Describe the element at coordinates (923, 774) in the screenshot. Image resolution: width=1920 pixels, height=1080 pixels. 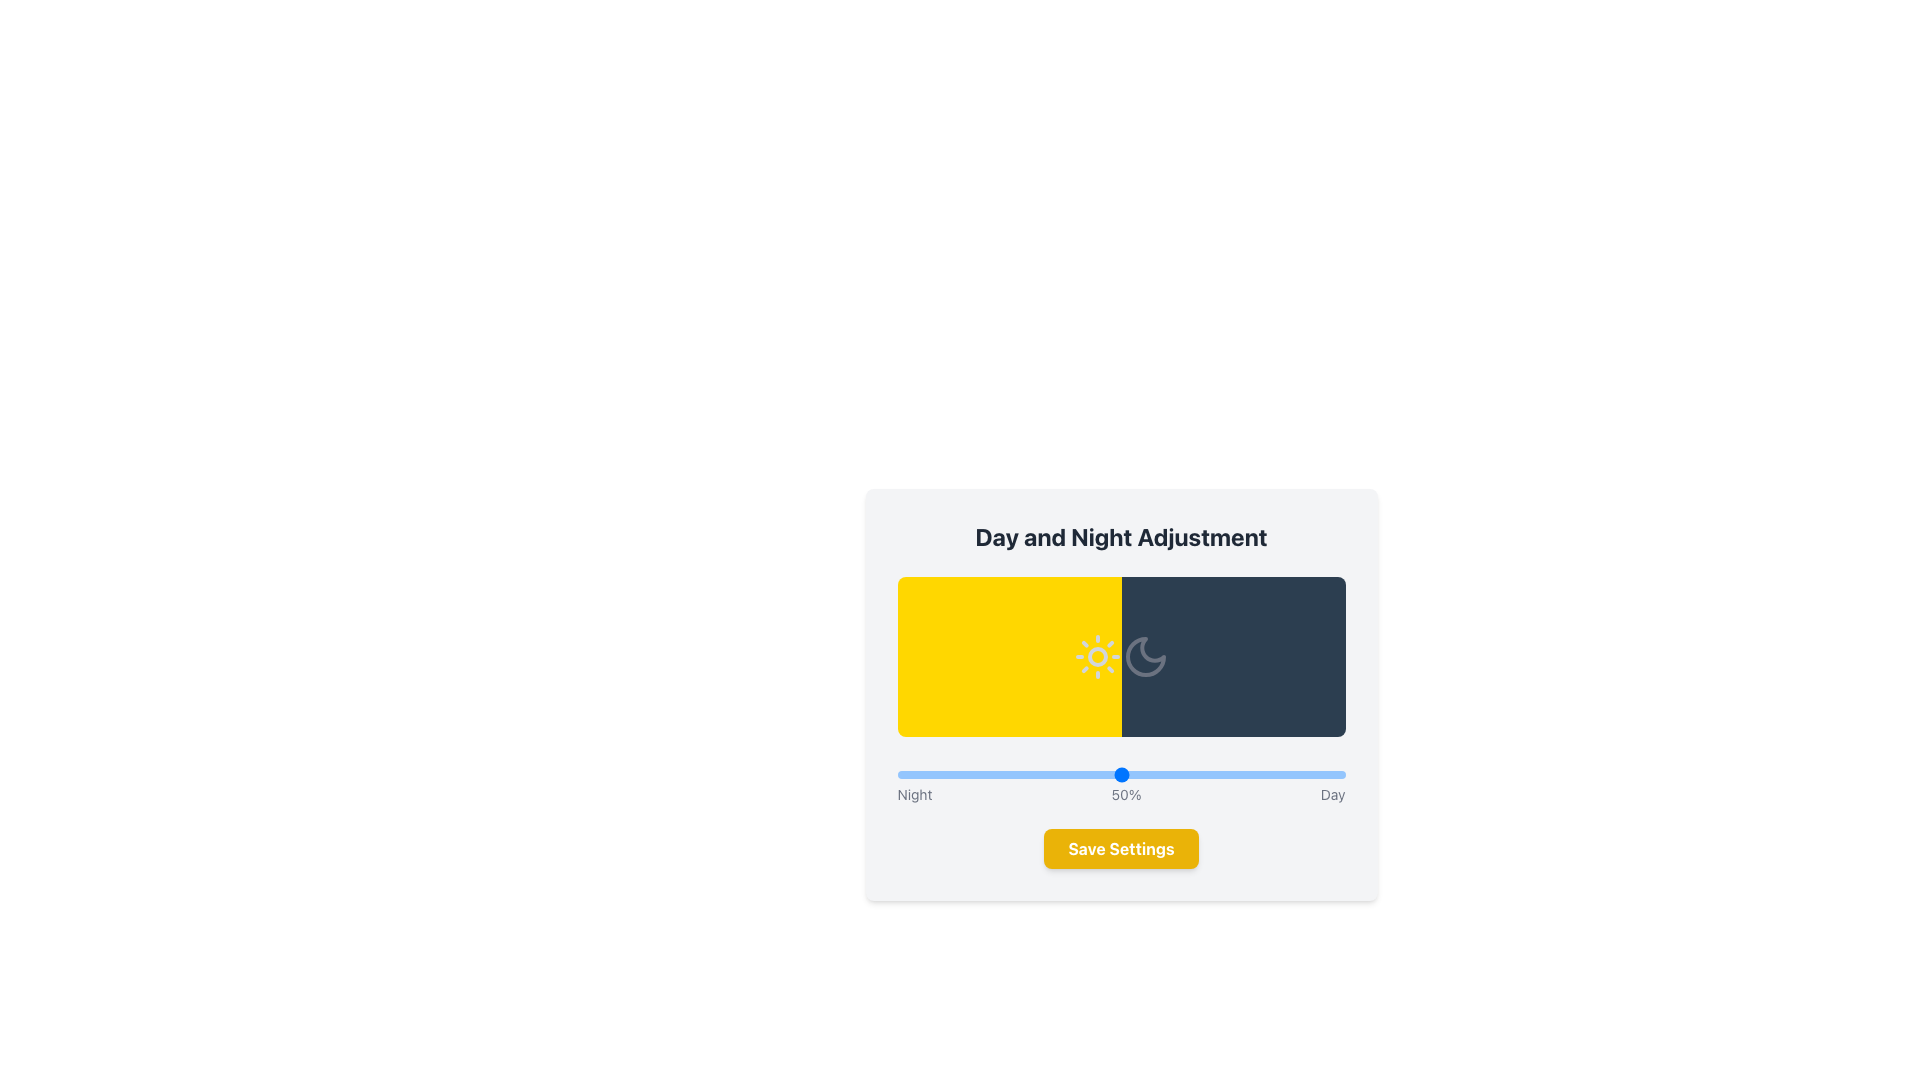
I see `the adjustment slider` at that location.